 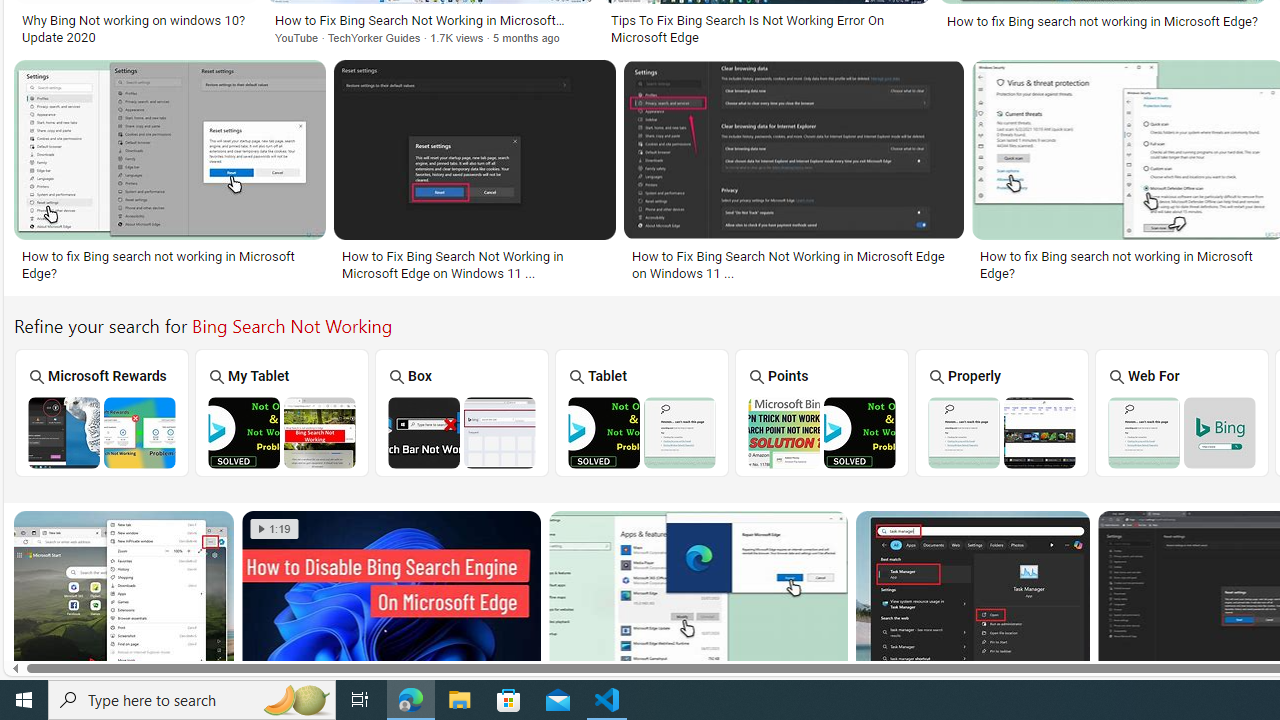 I want to click on 'Box', so click(x=461, y=411).